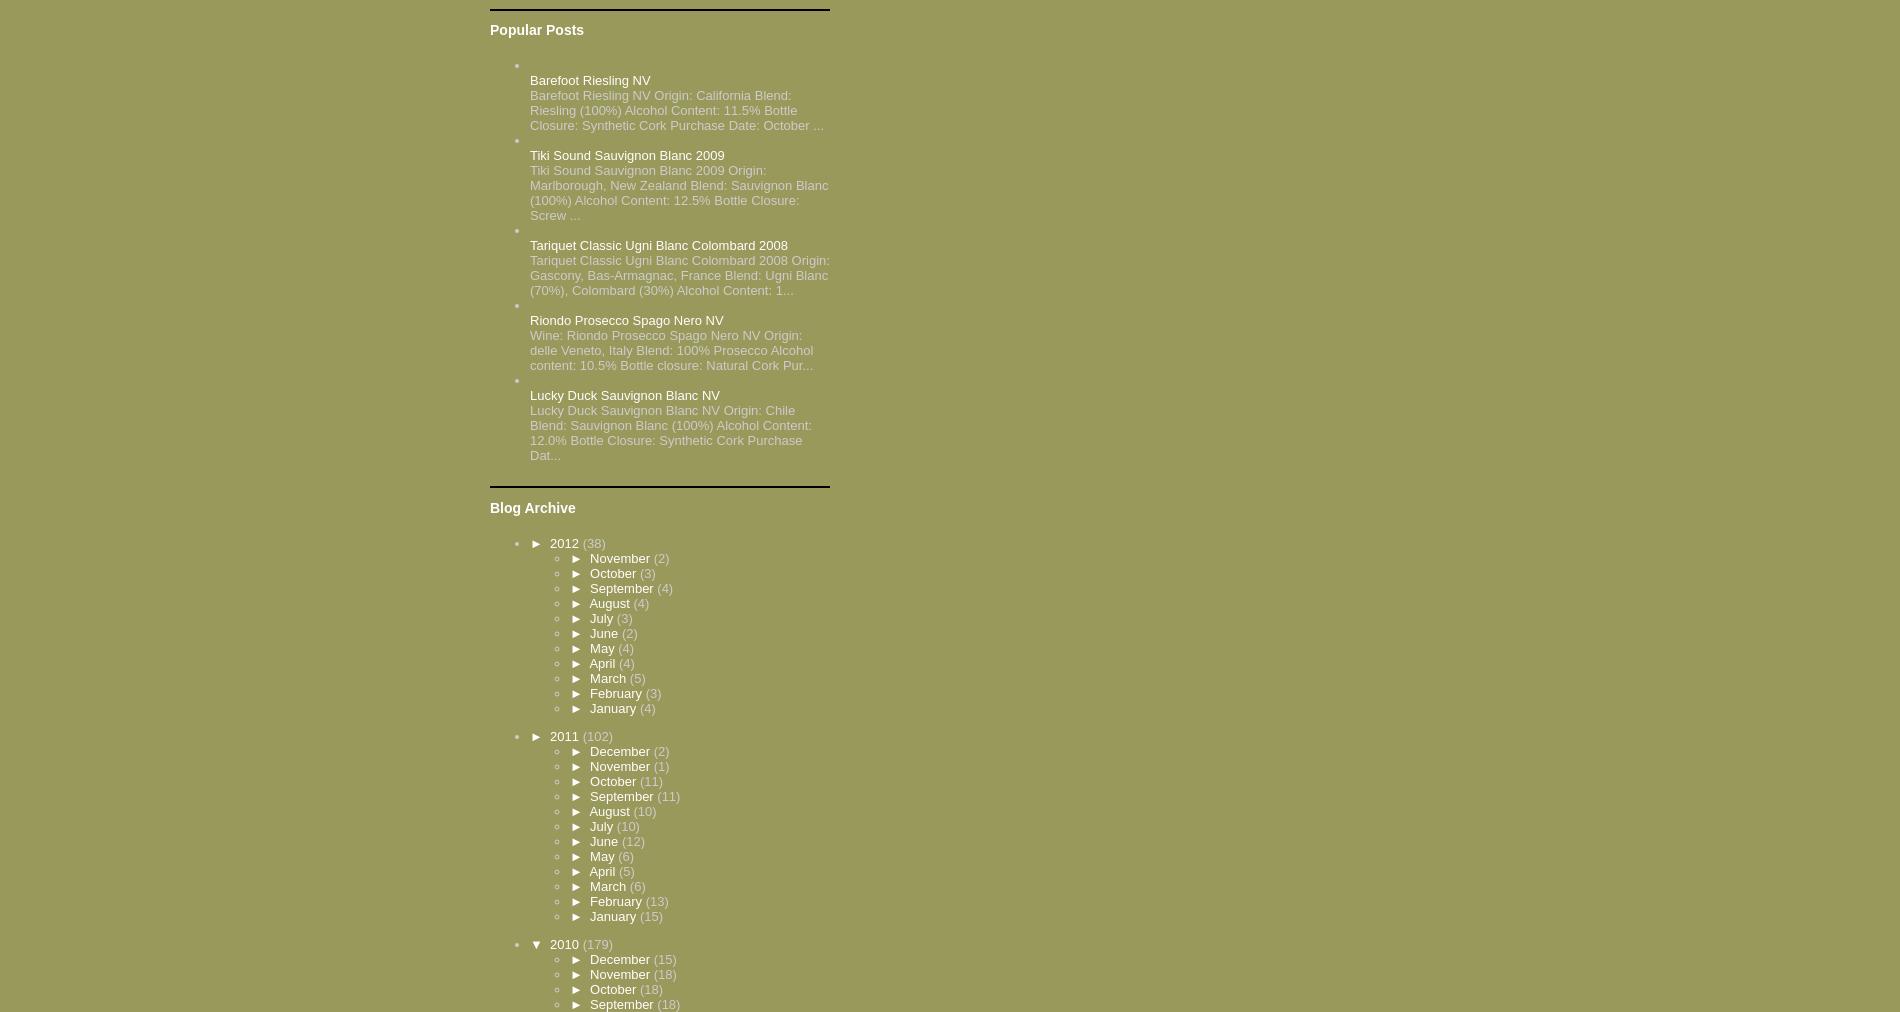 Image resolution: width=1900 pixels, height=1012 pixels. What do you see at coordinates (679, 192) in the screenshot?
I see `'Tiki Sound Sauvignon Blanc 2009 Origin: Marlborough, New Zealand Blend: Sauvignon Blanc (100%) Alcohol Content: 12.5% Bottle Closure: Screw ...'` at bounding box center [679, 192].